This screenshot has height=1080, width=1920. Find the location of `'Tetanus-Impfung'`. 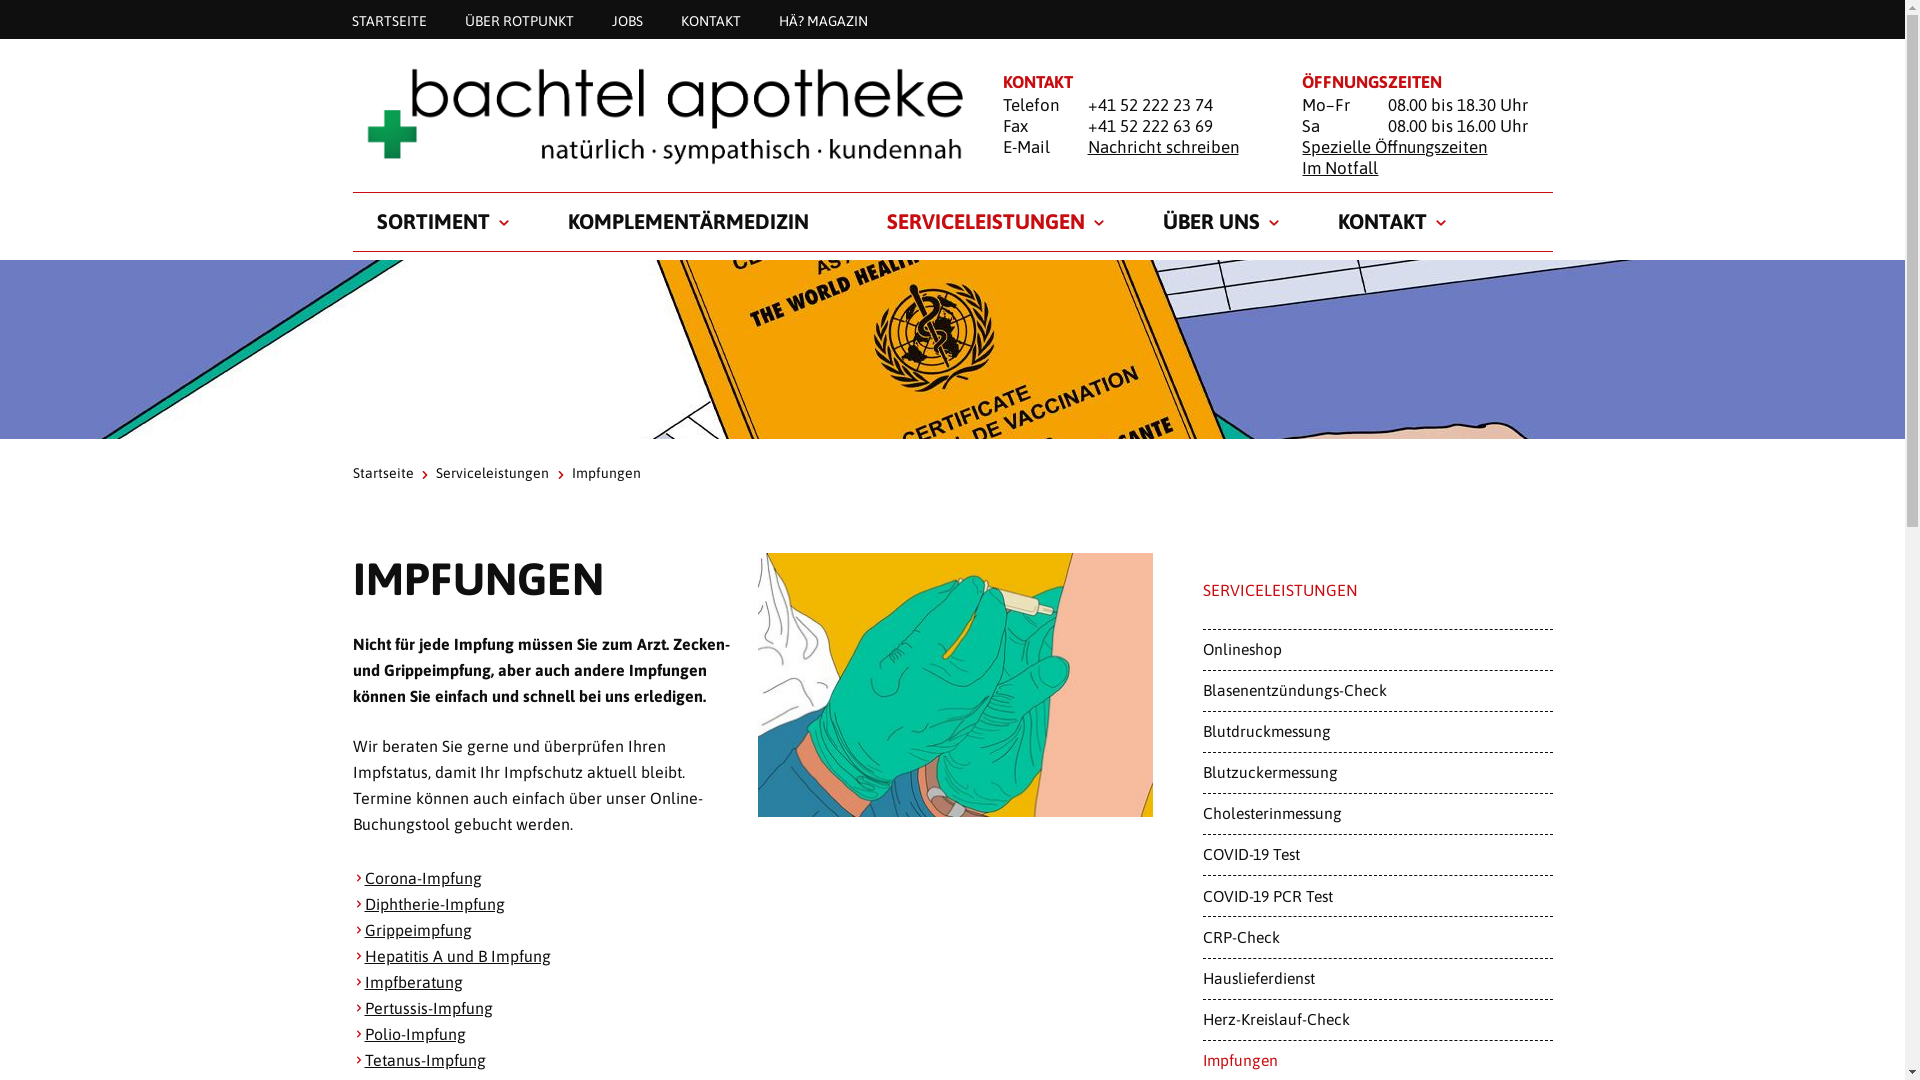

'Tetanus-Impfung' is located at coordinates (423, 1059).